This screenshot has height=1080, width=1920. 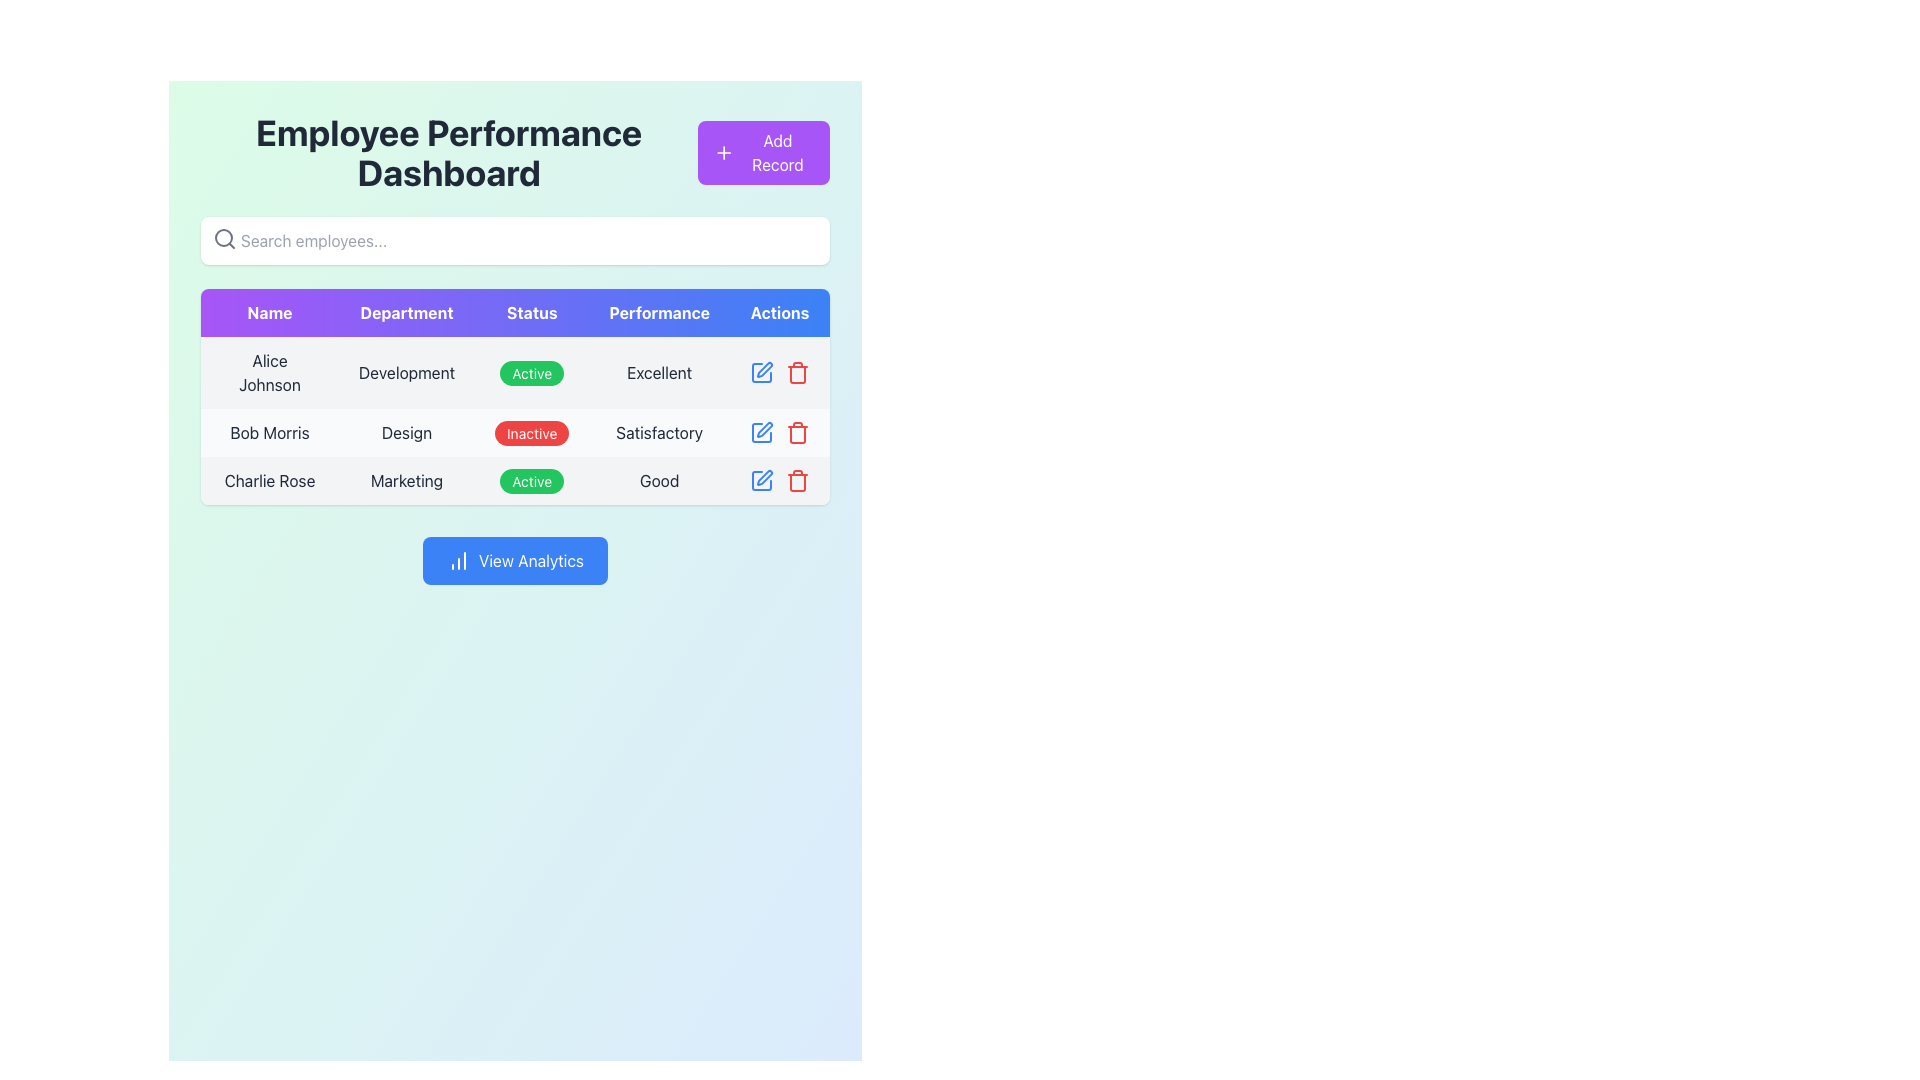 I want to click on the Status Badge with red background and white text displaying 'Inactive' in the Status column of Bob Morris's row, so click(x=532, y=432).